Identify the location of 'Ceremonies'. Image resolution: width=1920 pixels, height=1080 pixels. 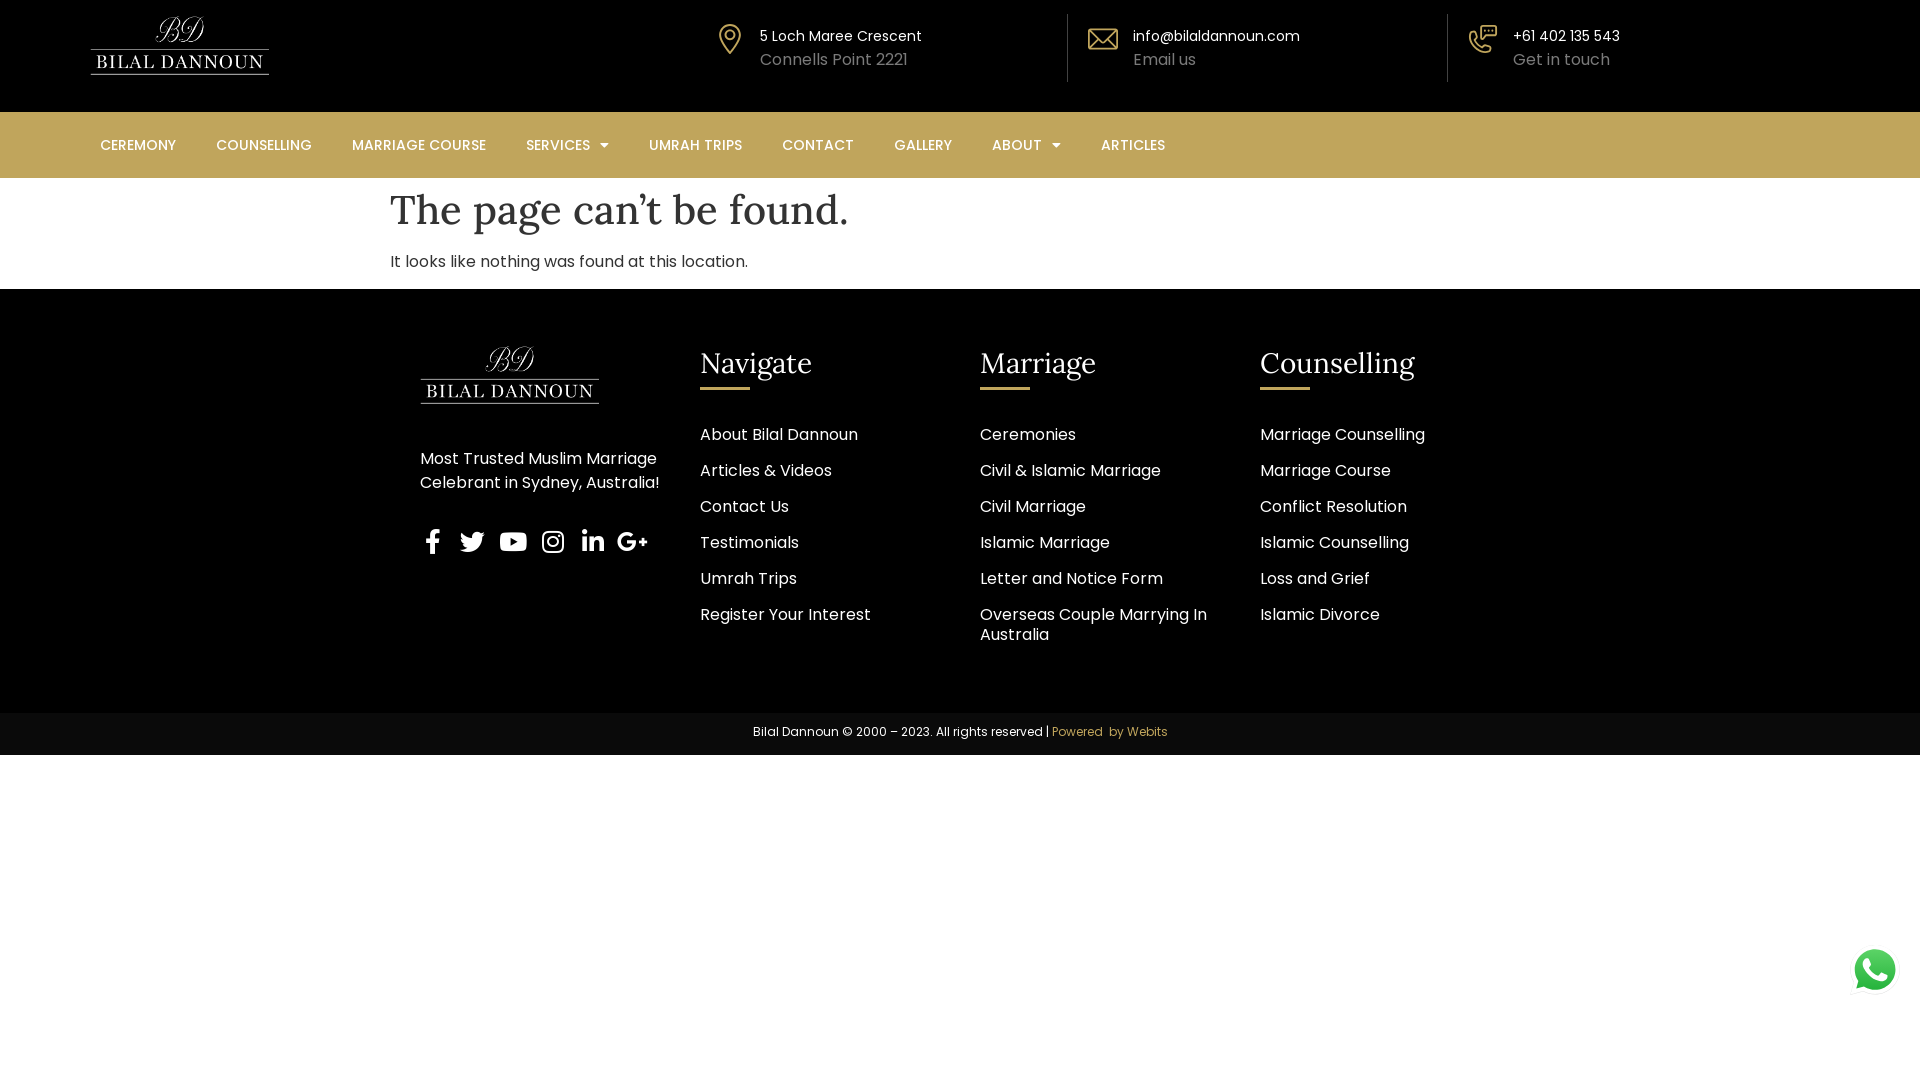
(979, 434).